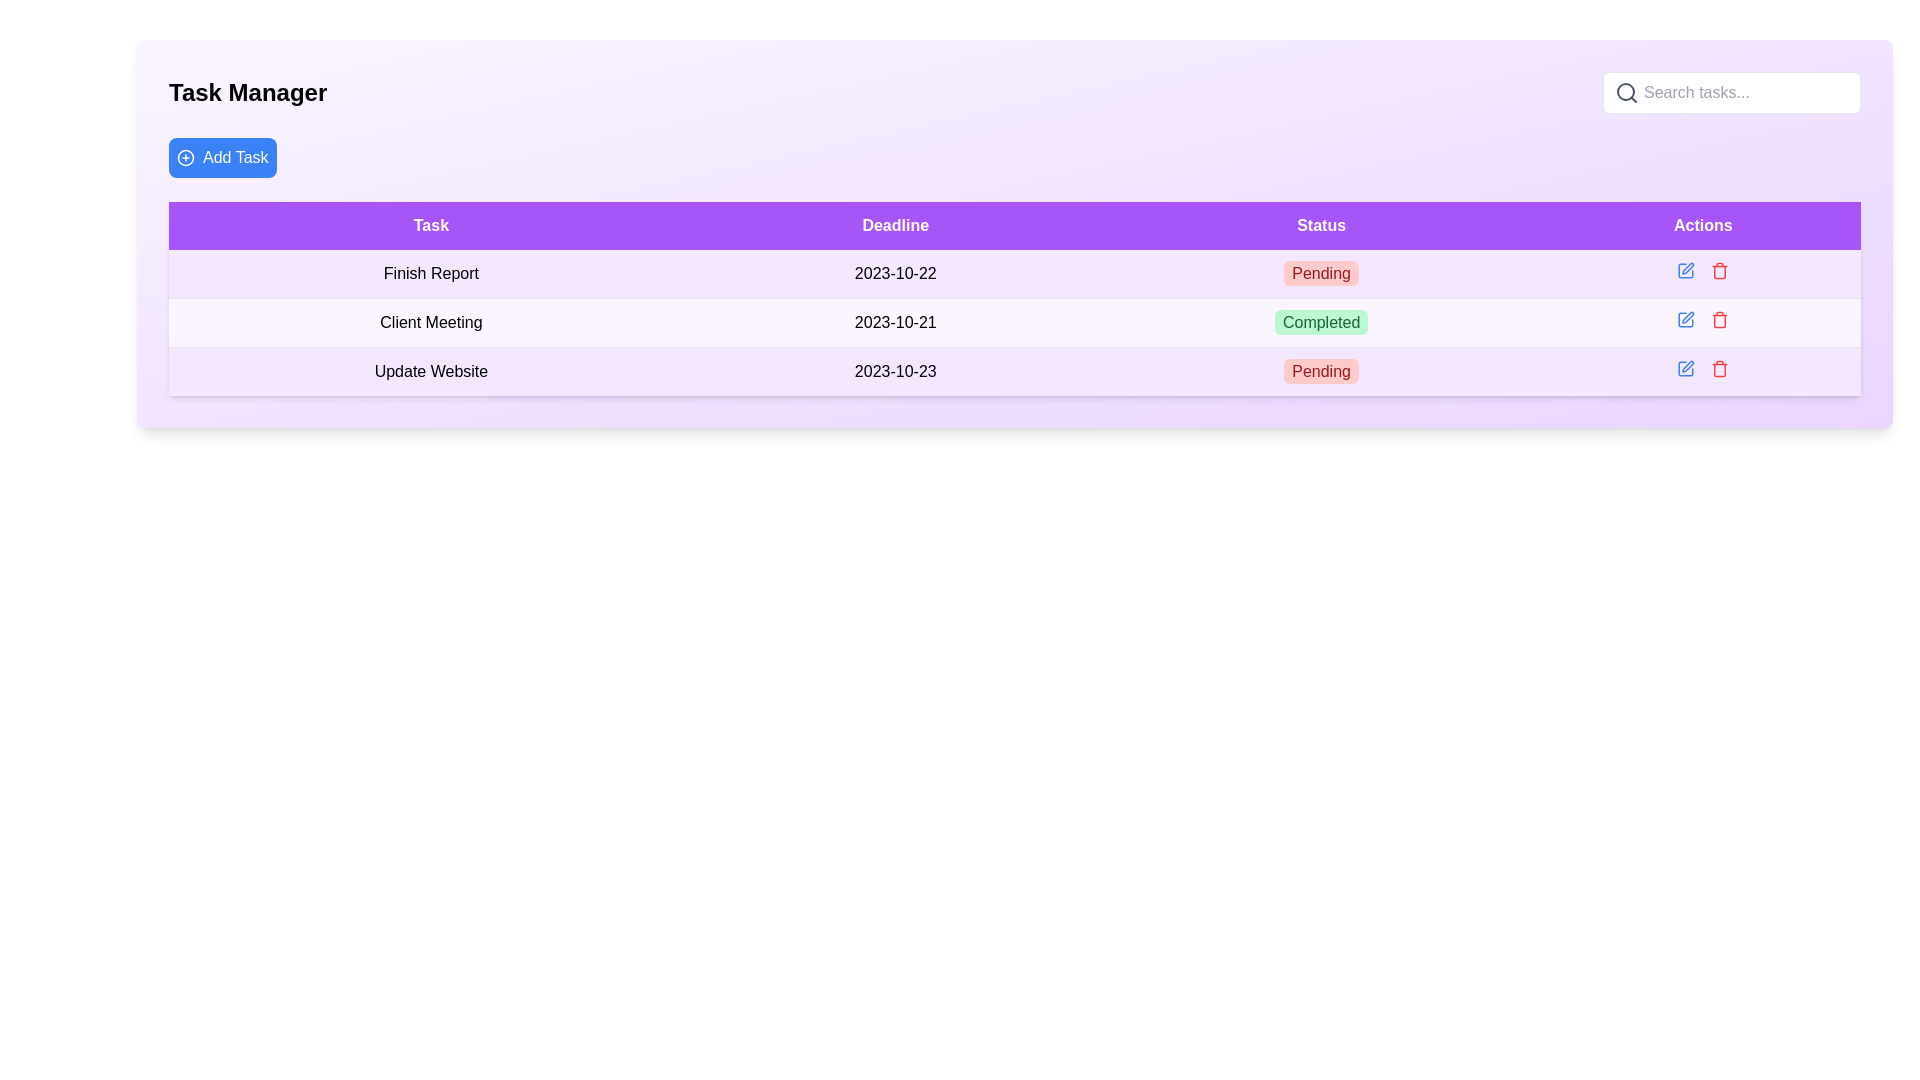  I want to click on the search icon, which is a modern magnifying glass located at the top-right side of the search bar, so click(1627, 92).